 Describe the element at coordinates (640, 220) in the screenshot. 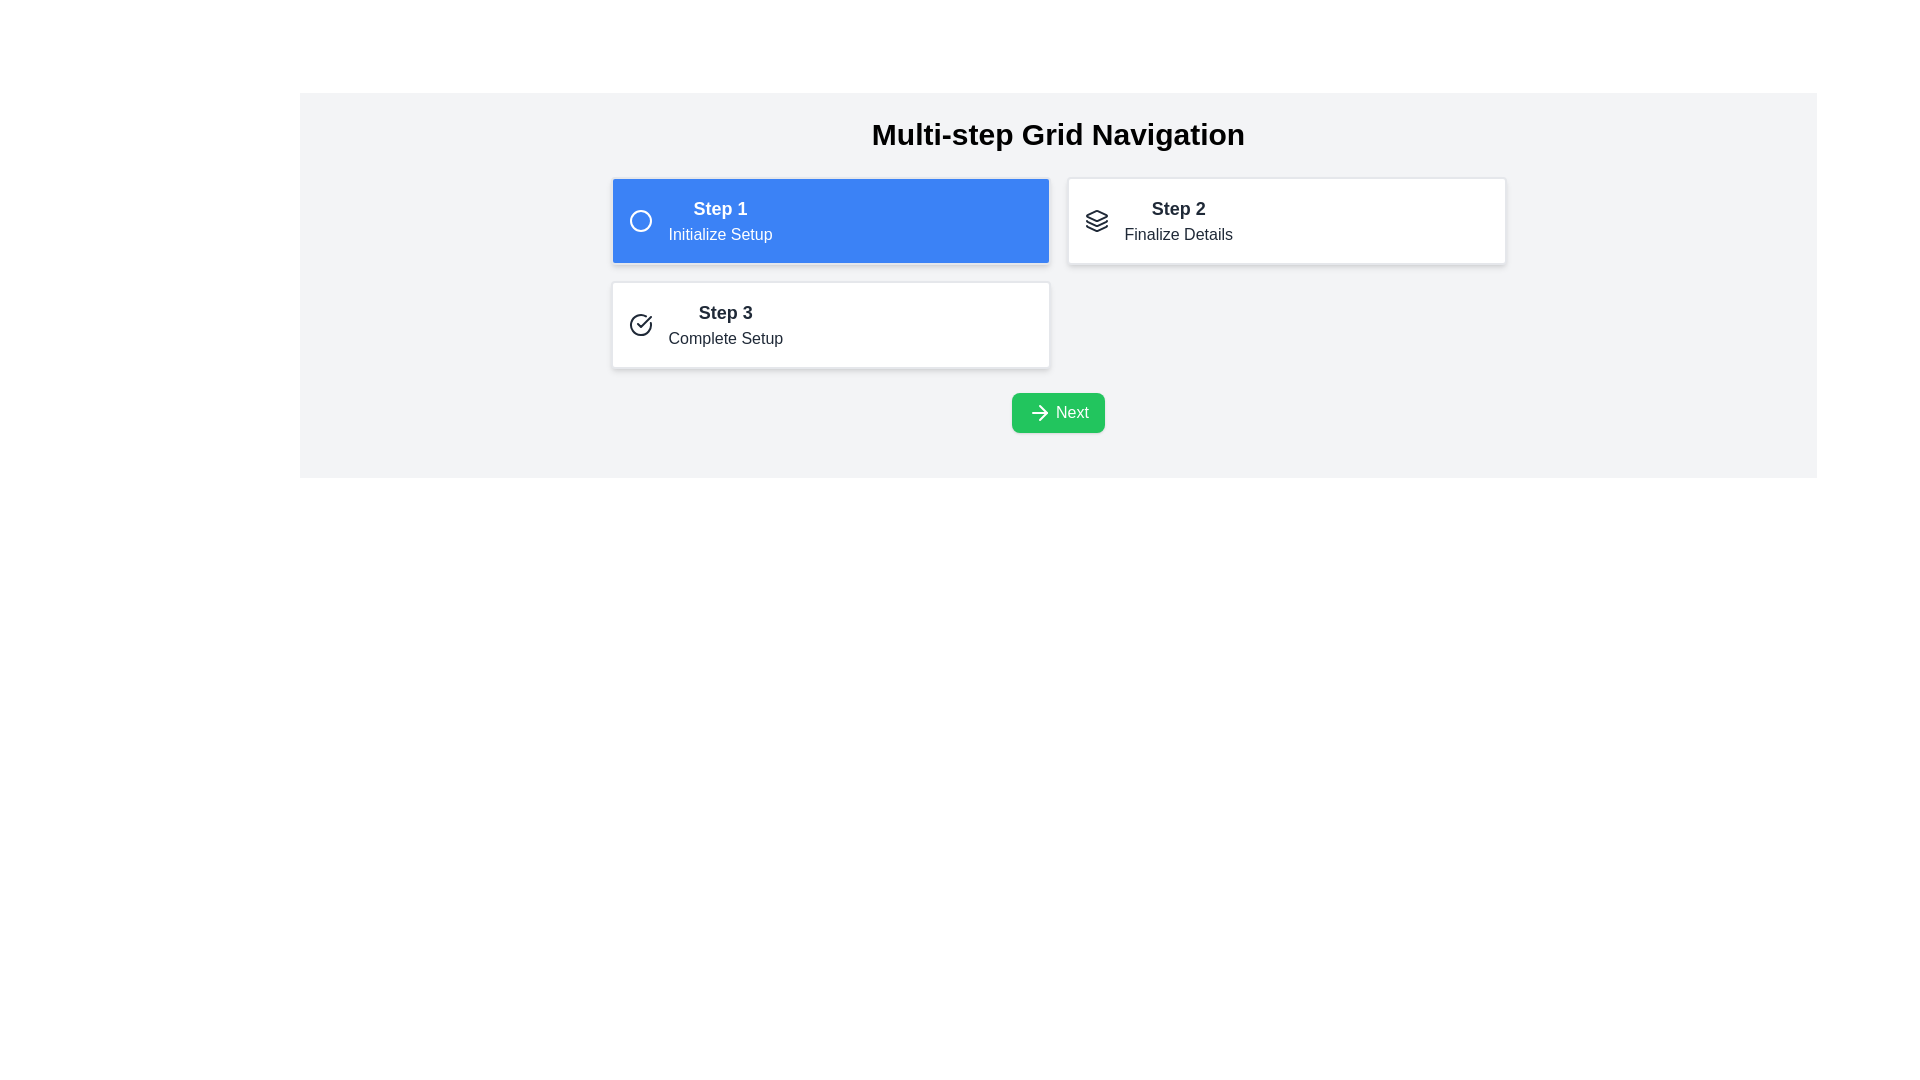

I see `the Circular icon (SVG element) that indicates progress or status in the multi-step navigation UI, located to the left of the text 'Step 1' within the blue highlighted box` at that location.